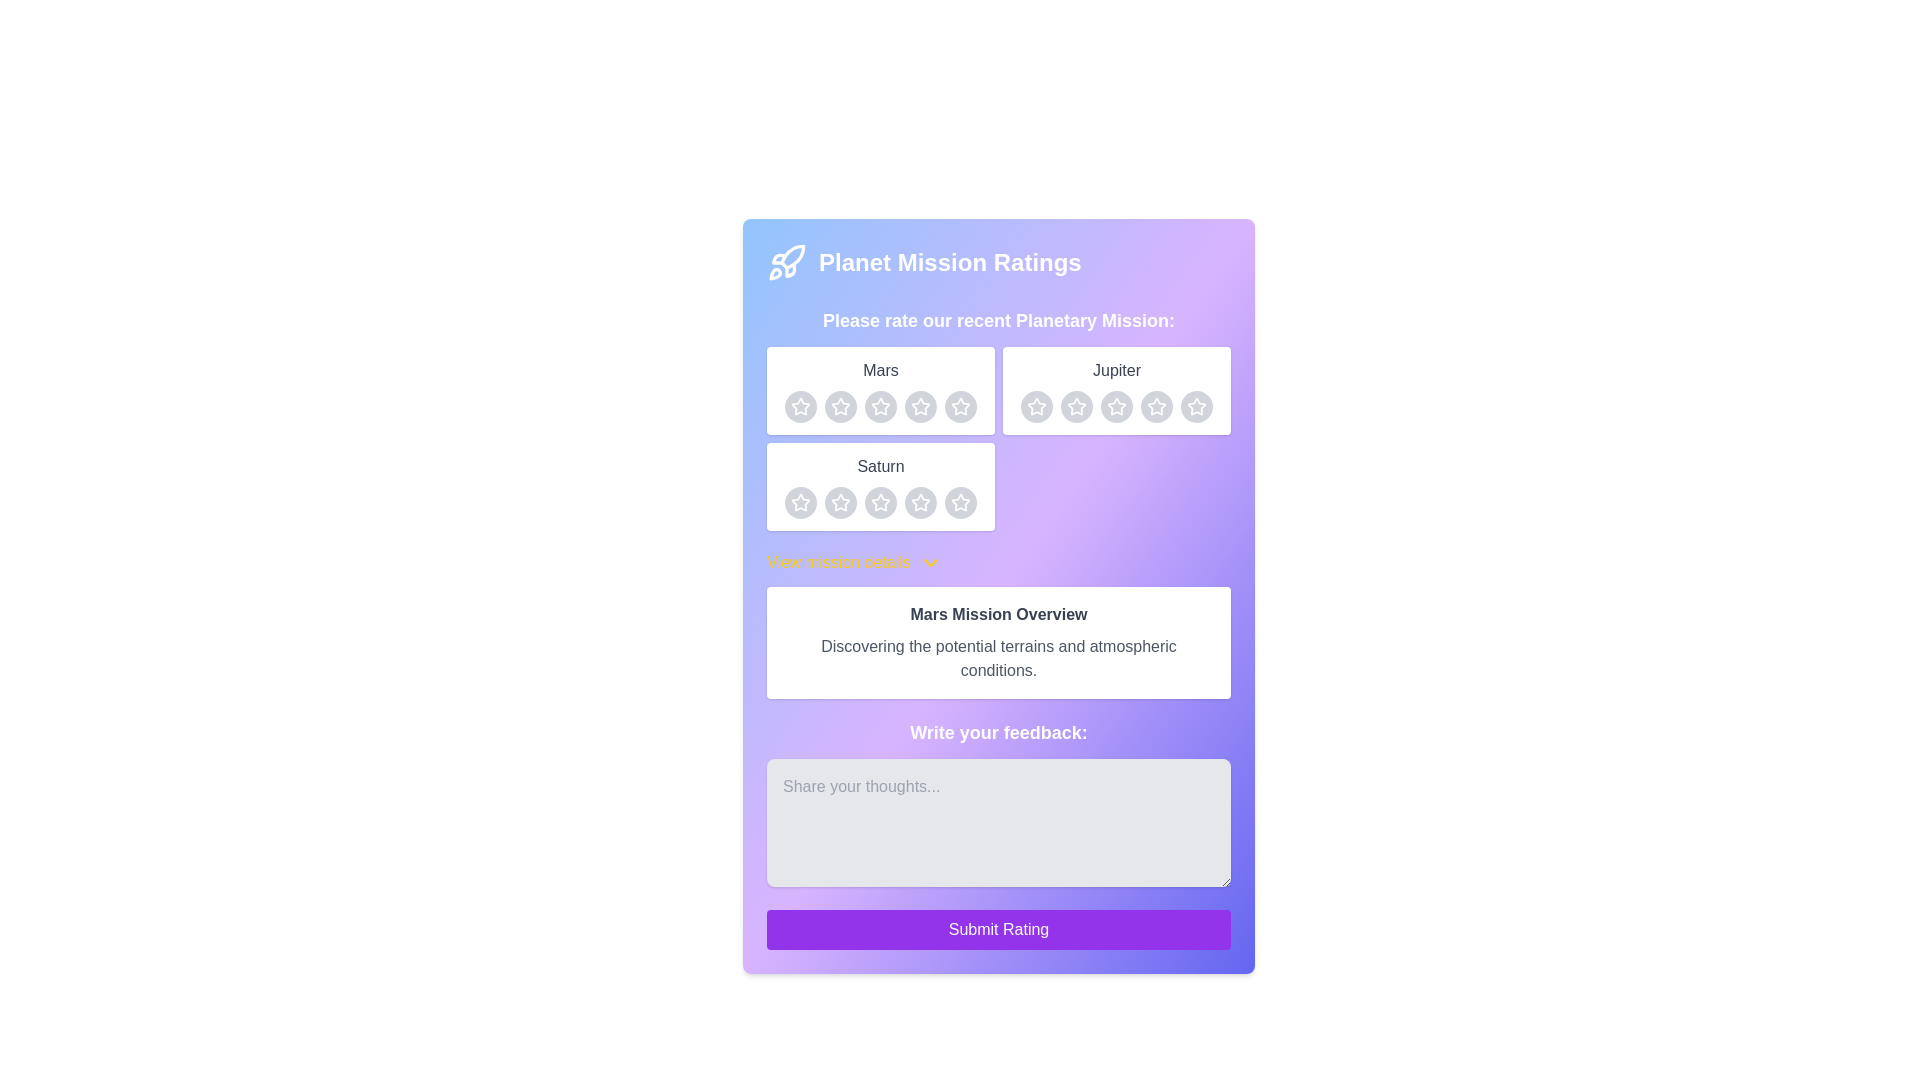 The width and height of the screenshot is (1920, 1080). What do you see at coordinates (801, 406) in the screenshot?
I see `the first rating button for the Mars mission` at bounding box center [801, 406].